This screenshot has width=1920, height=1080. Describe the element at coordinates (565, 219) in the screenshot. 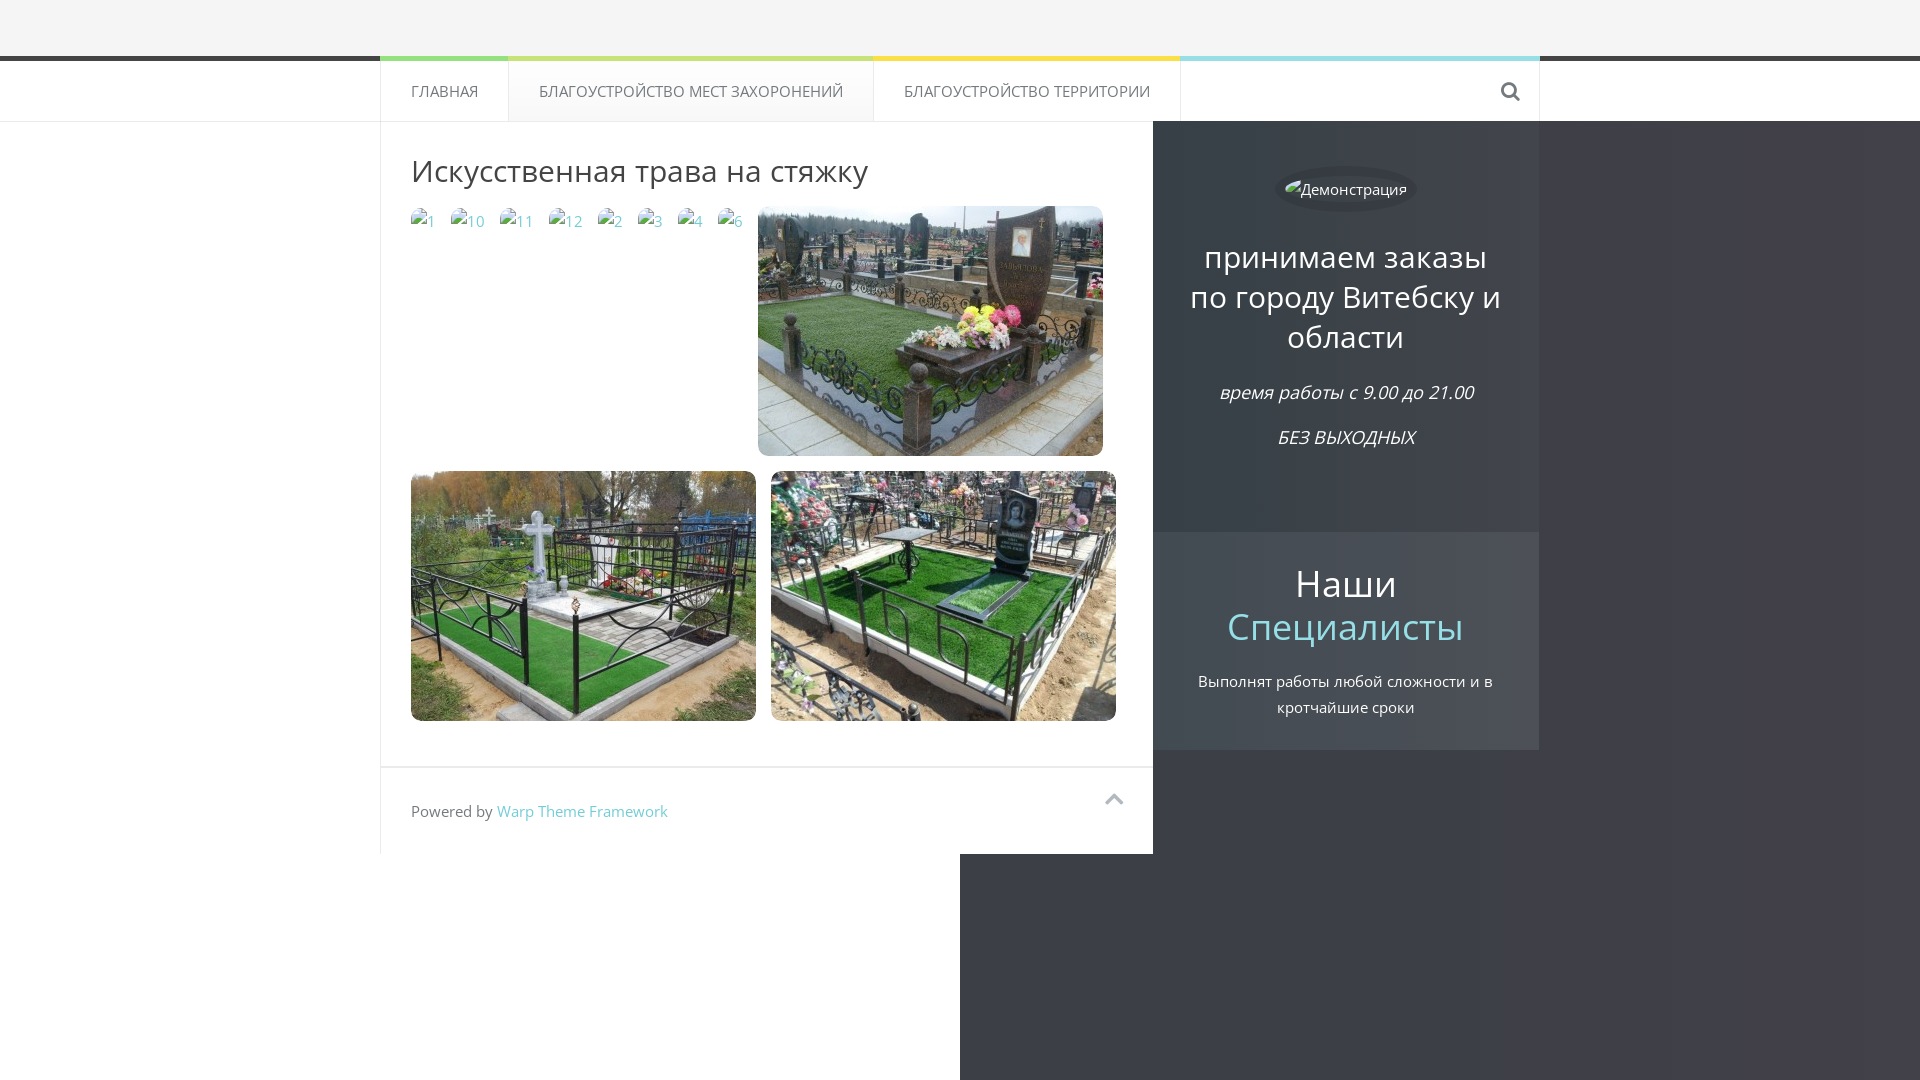

I see `'12'` at that location.